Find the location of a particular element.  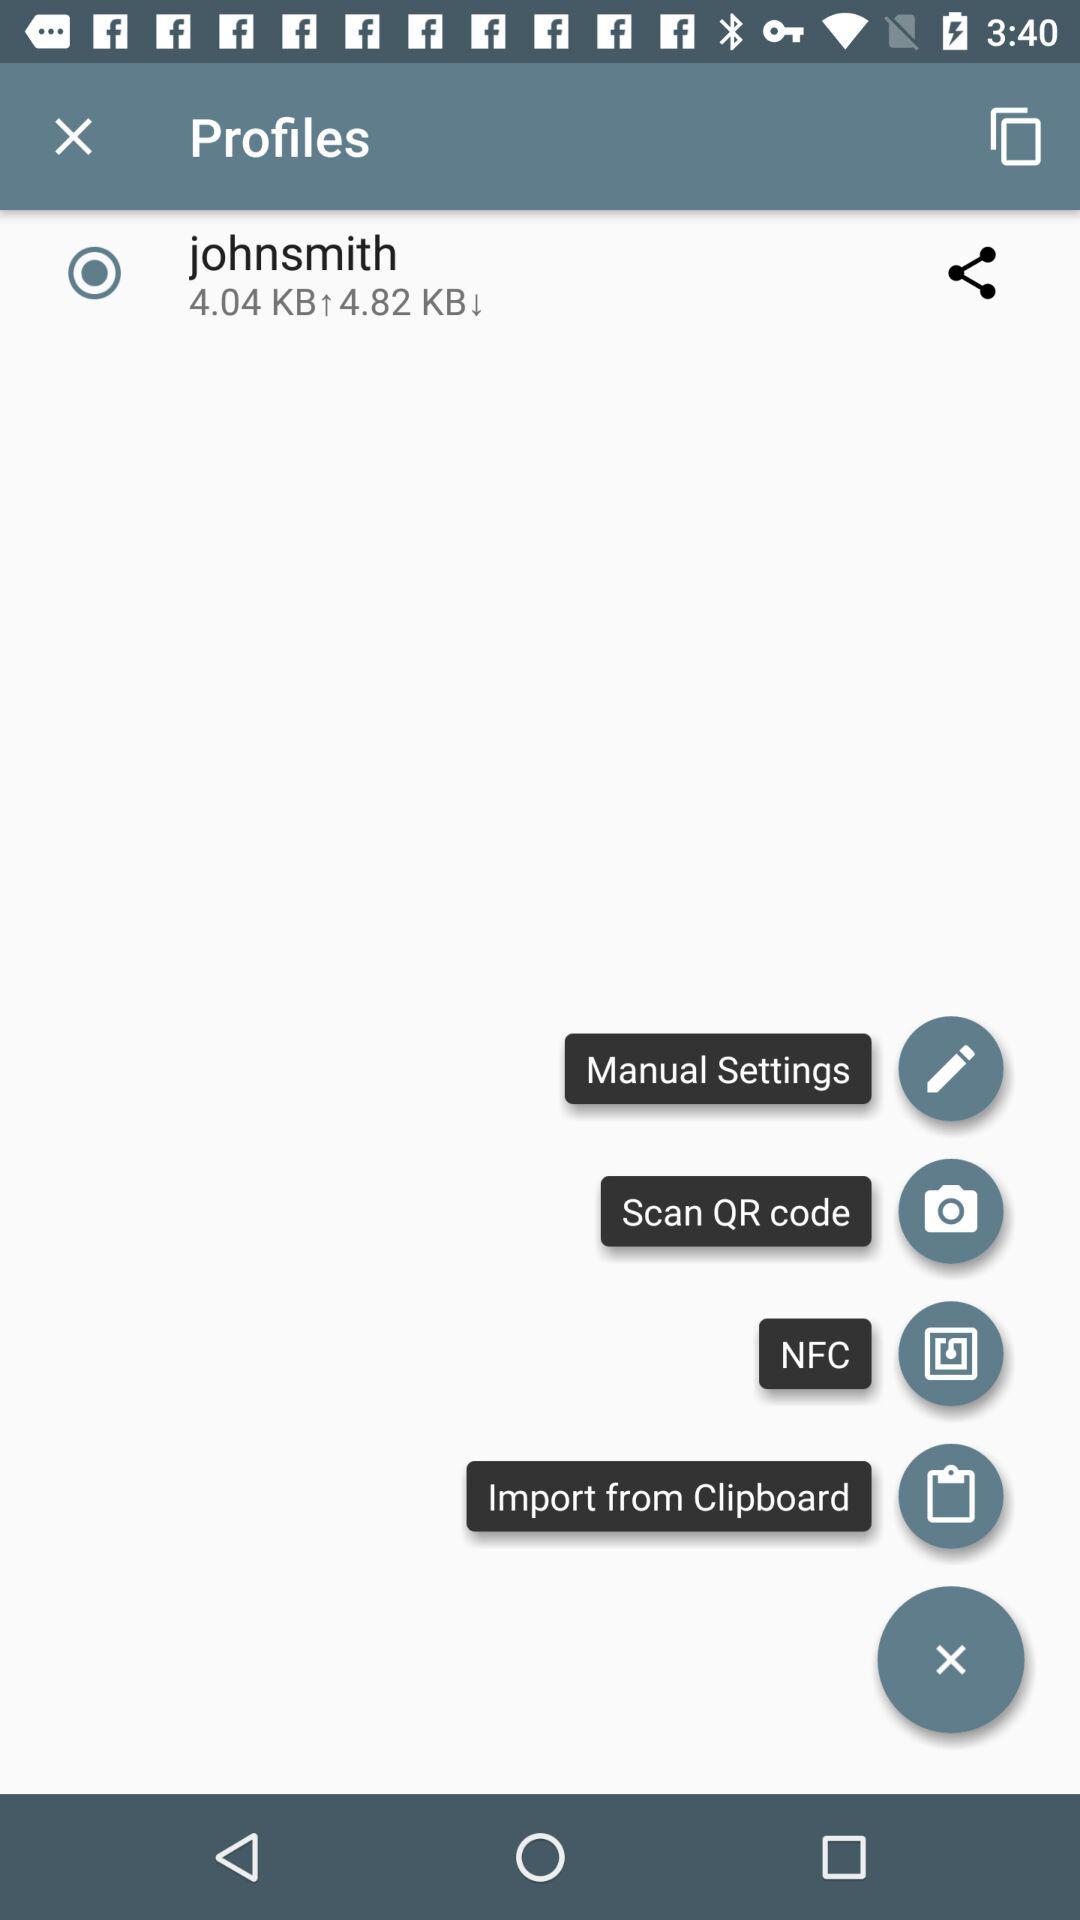

nfc menu is located at coordinates (950, 1353).